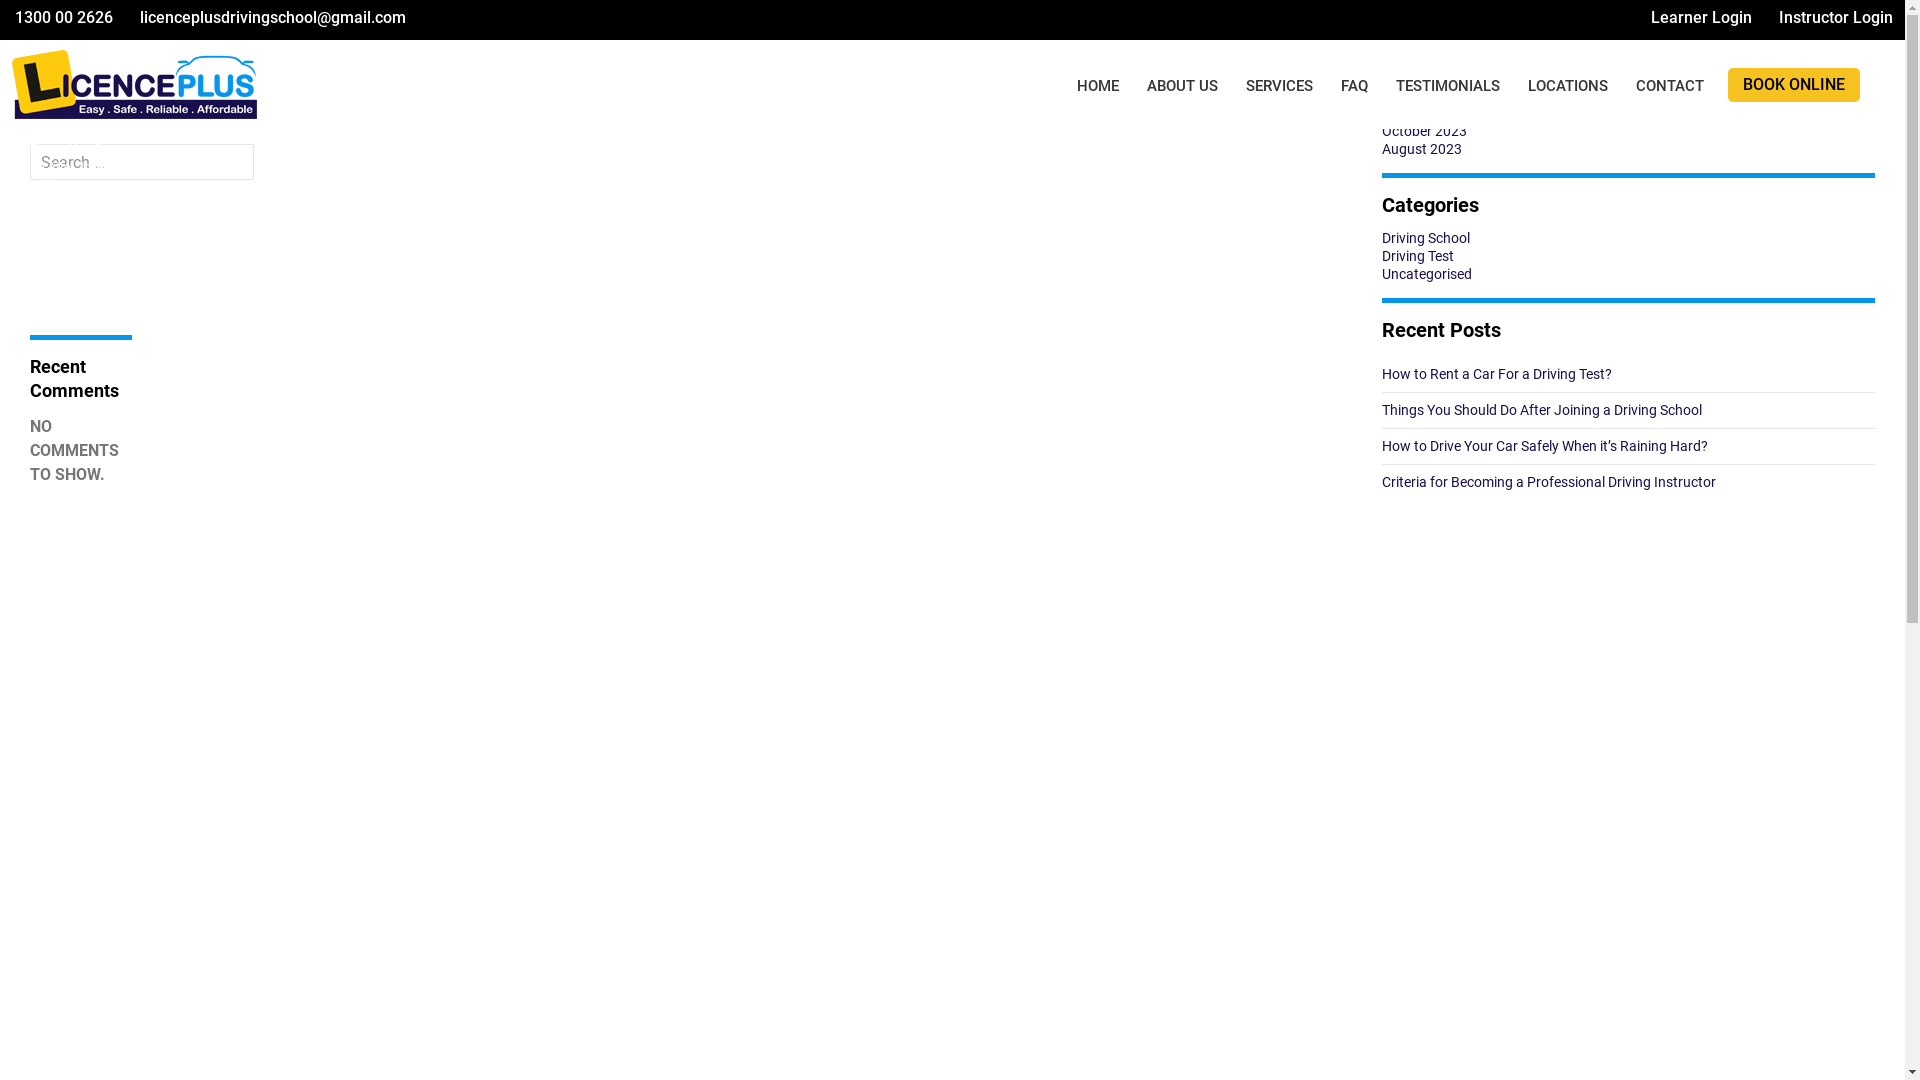 This screenshot has width=1920, height=1080. What do you see at coordinates (1381, 273) in the screenshot?
I see `'Uncategorised'` at bounding box center [1381, 273].